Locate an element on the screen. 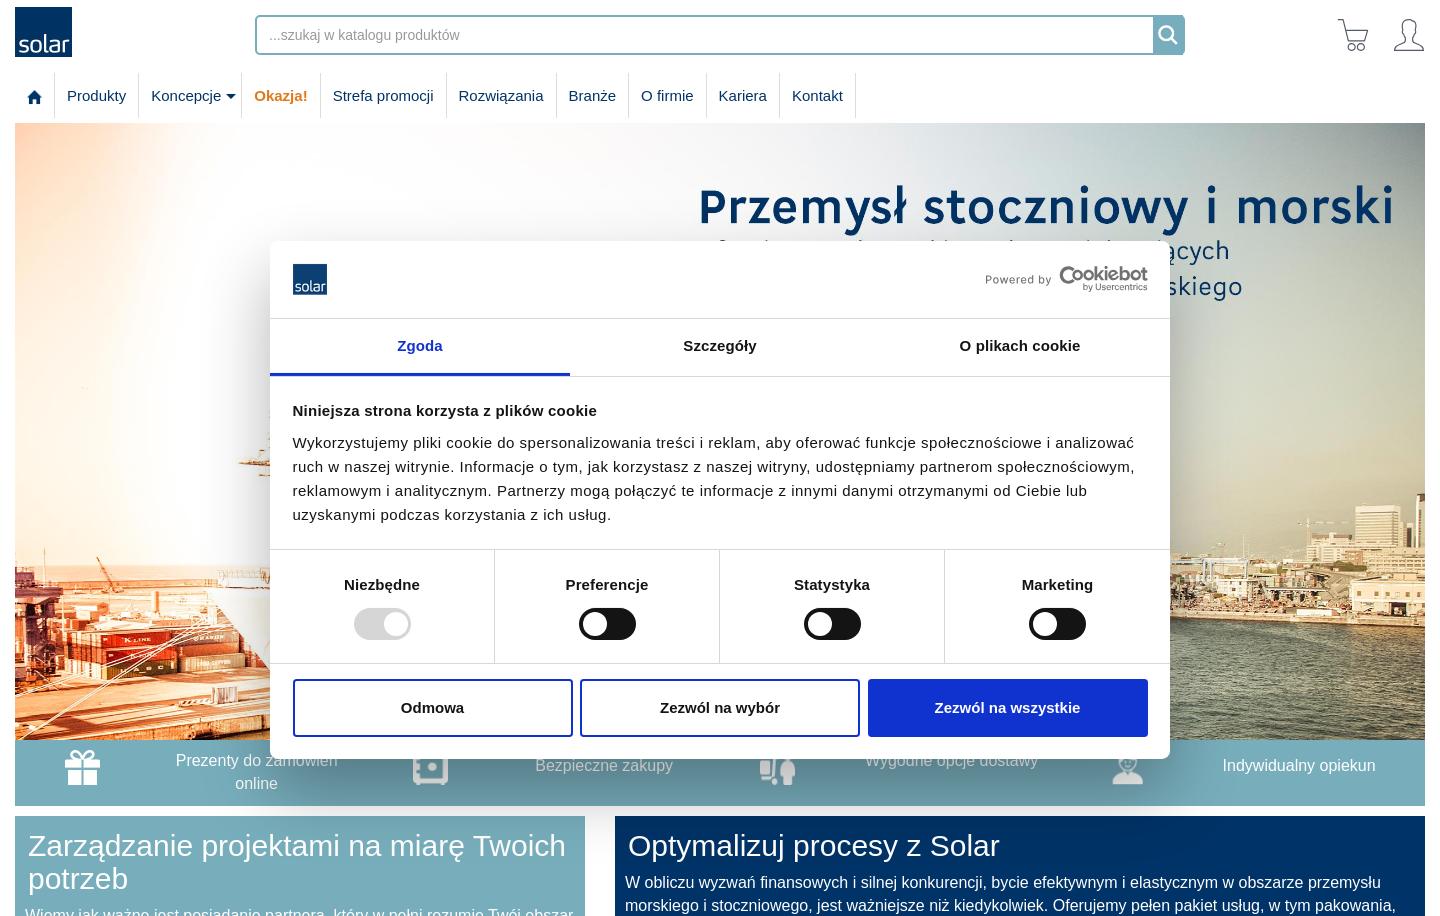 The width and height of the screenshot is (1440, 916). 'Strefa promocji' is located at coordinates (381, 94).